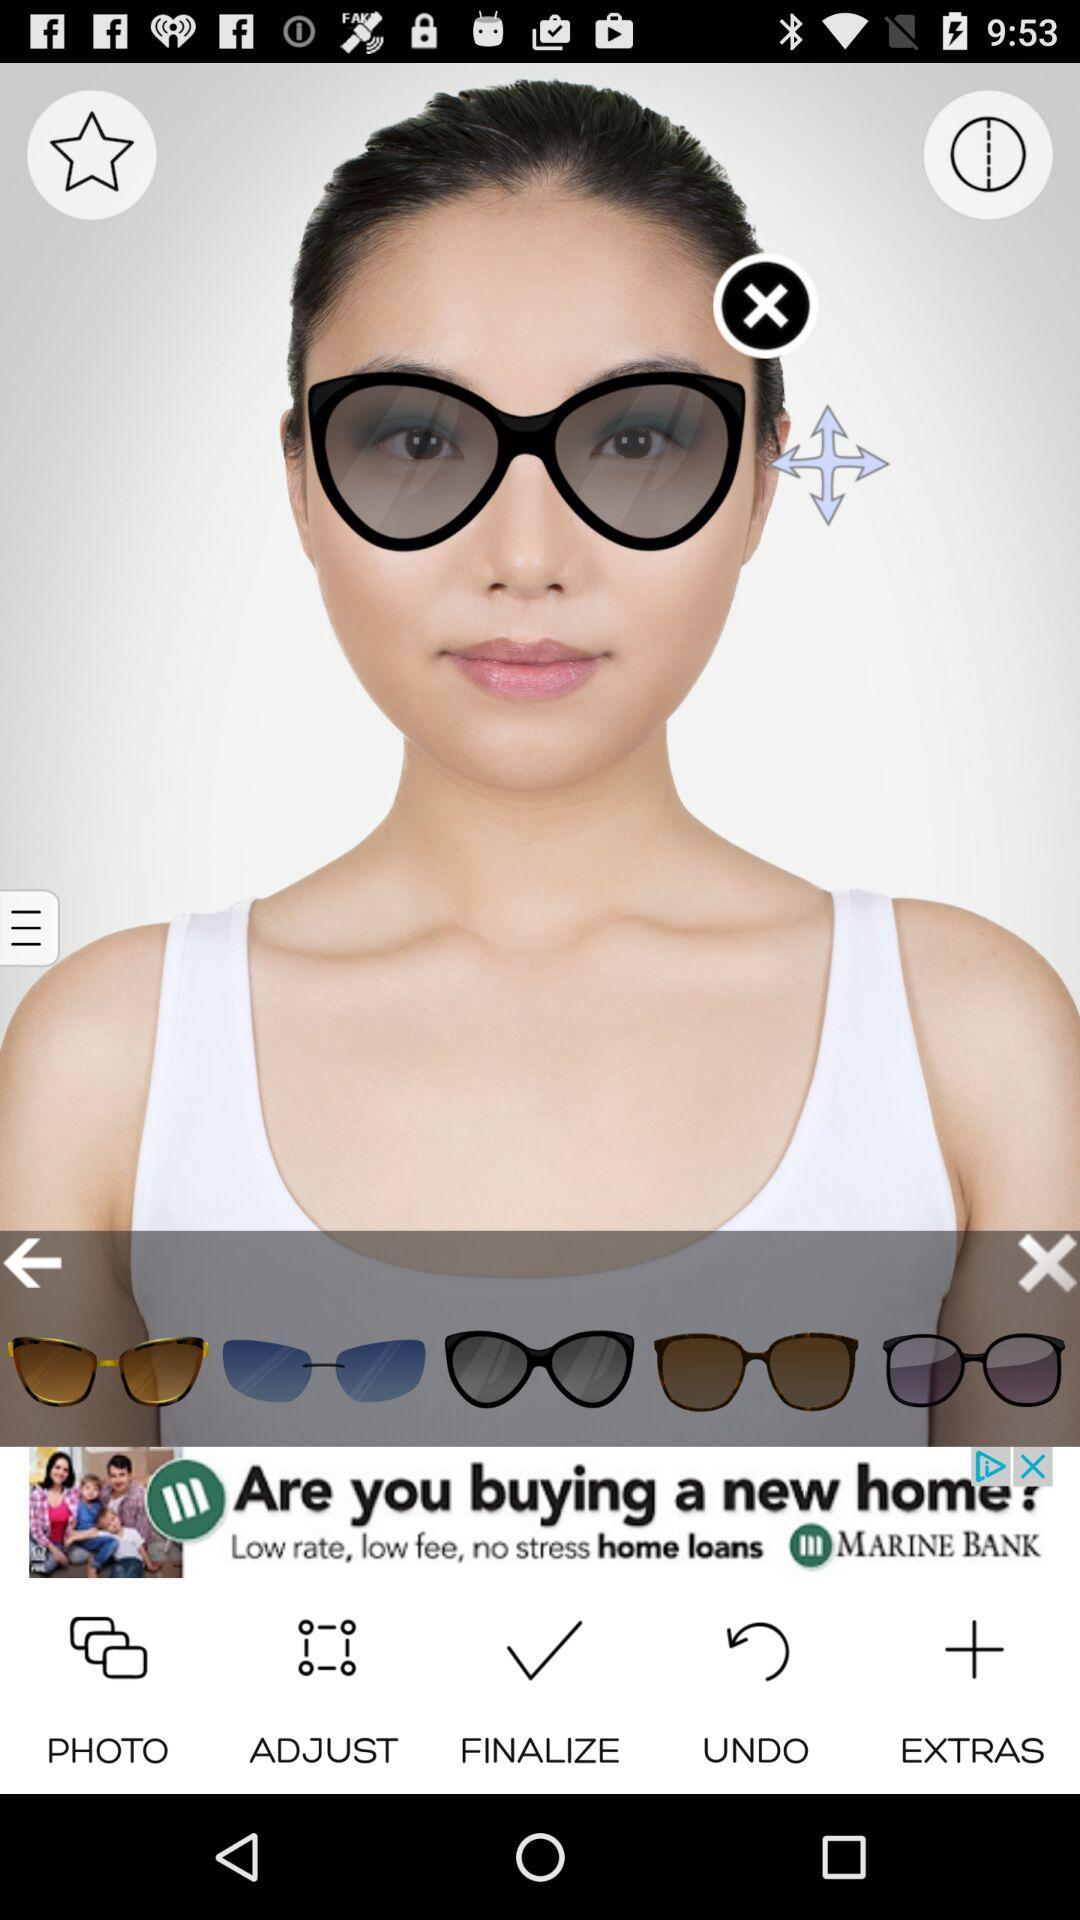  What do you see at coordinates (540, 1370) in the screenshot?
I see `glasses selection` at bounding box center [540, 1370].